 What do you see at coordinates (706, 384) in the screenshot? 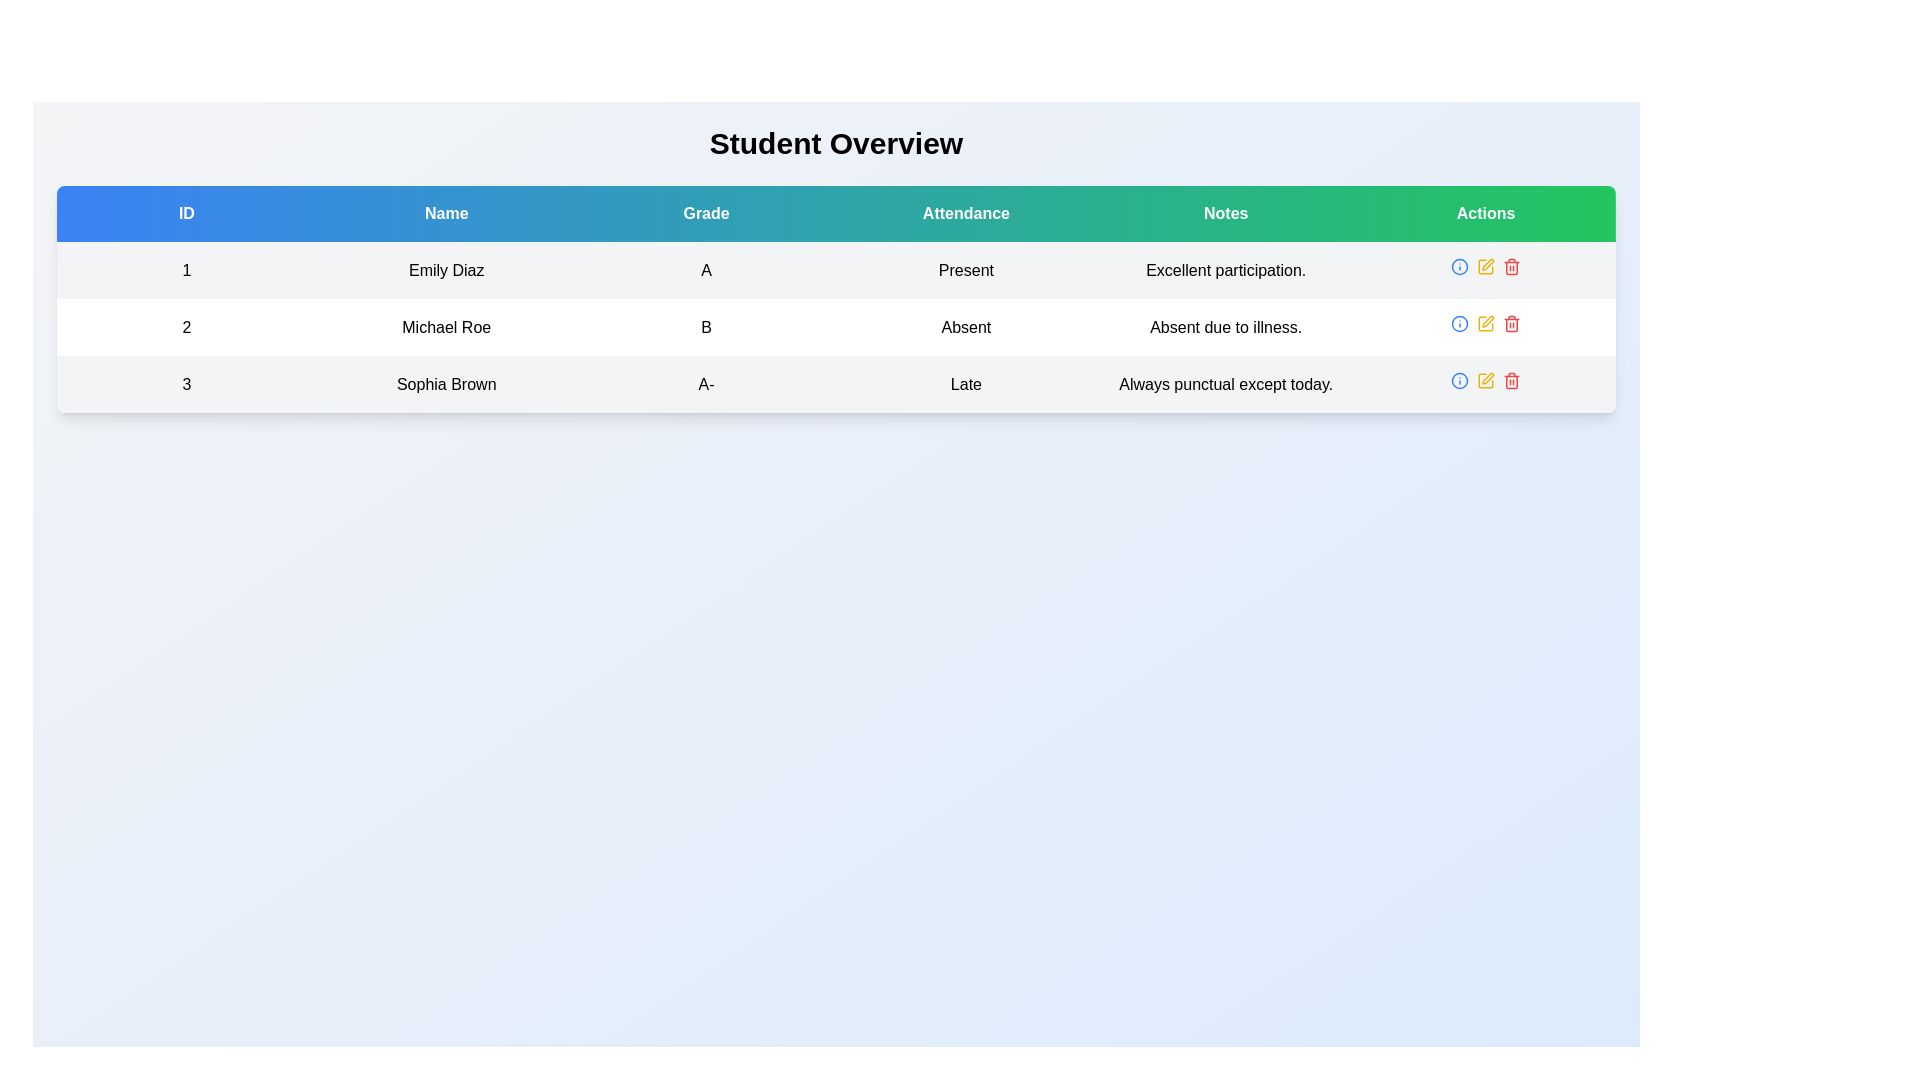
I see `the Text label displaying the grade information for the student 'Sophia Brown', which is the third entry in the 'Grade' column of the table` at bounding box center [706, 384].